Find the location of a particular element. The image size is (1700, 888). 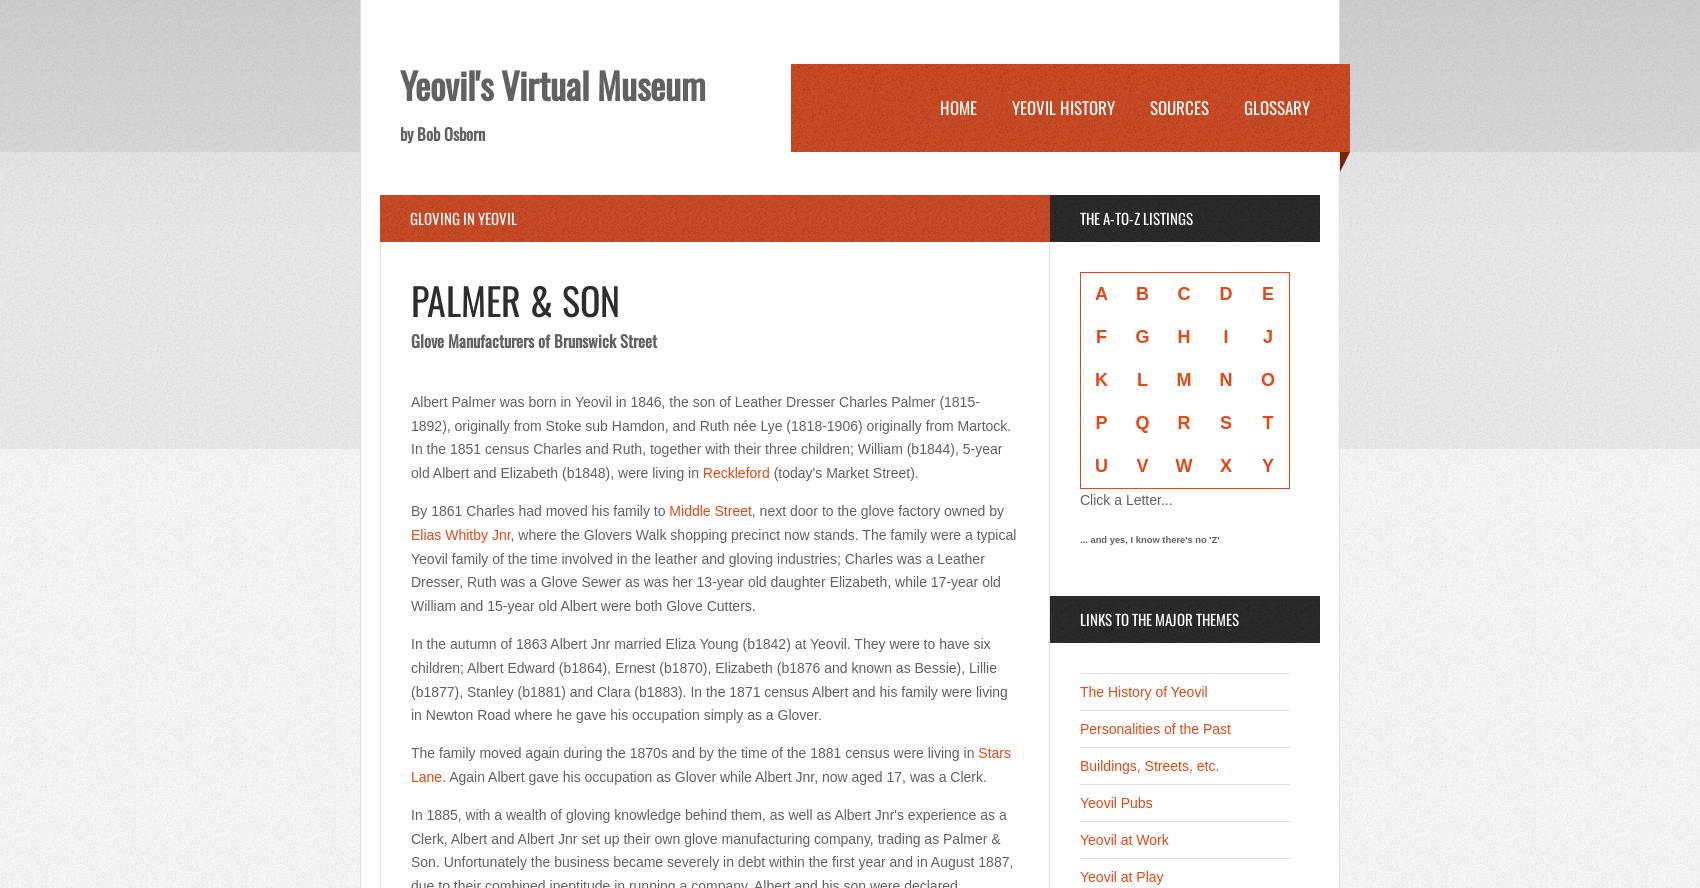

'links to the major 
														themes' is located at coordinates (1080, 618).